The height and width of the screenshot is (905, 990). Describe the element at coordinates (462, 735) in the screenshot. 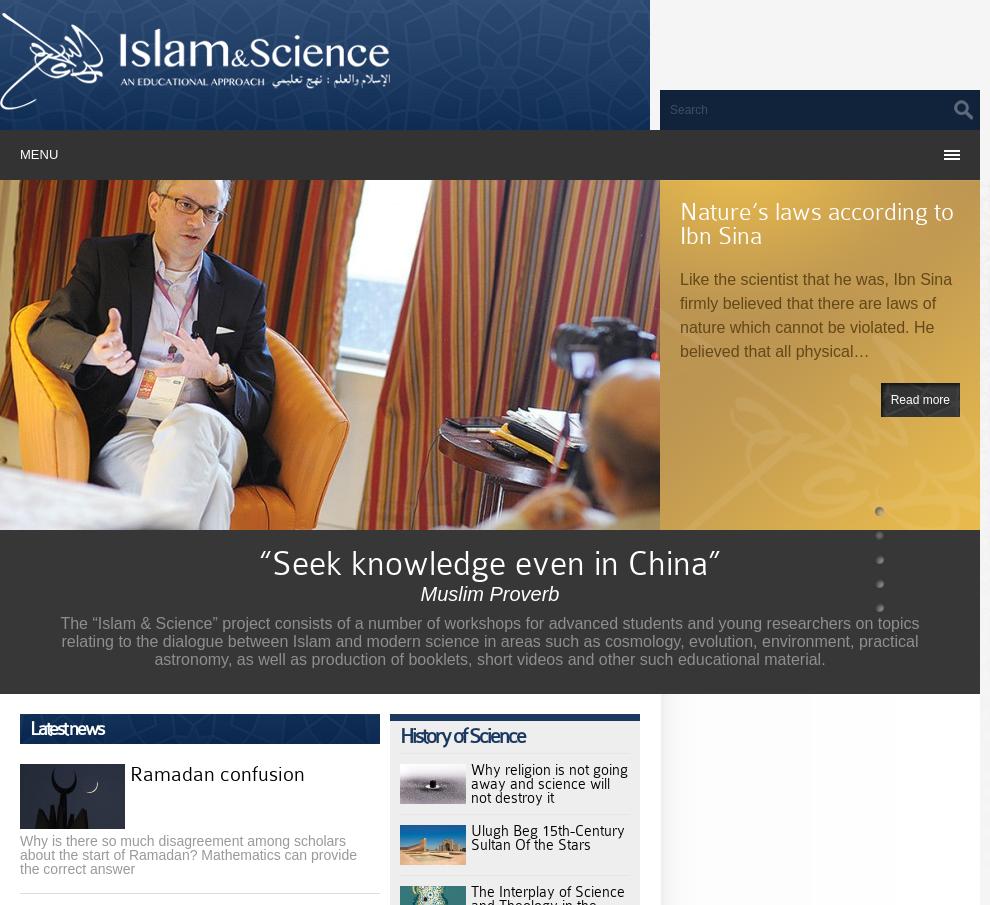

I see `'History of Science'` at that location.